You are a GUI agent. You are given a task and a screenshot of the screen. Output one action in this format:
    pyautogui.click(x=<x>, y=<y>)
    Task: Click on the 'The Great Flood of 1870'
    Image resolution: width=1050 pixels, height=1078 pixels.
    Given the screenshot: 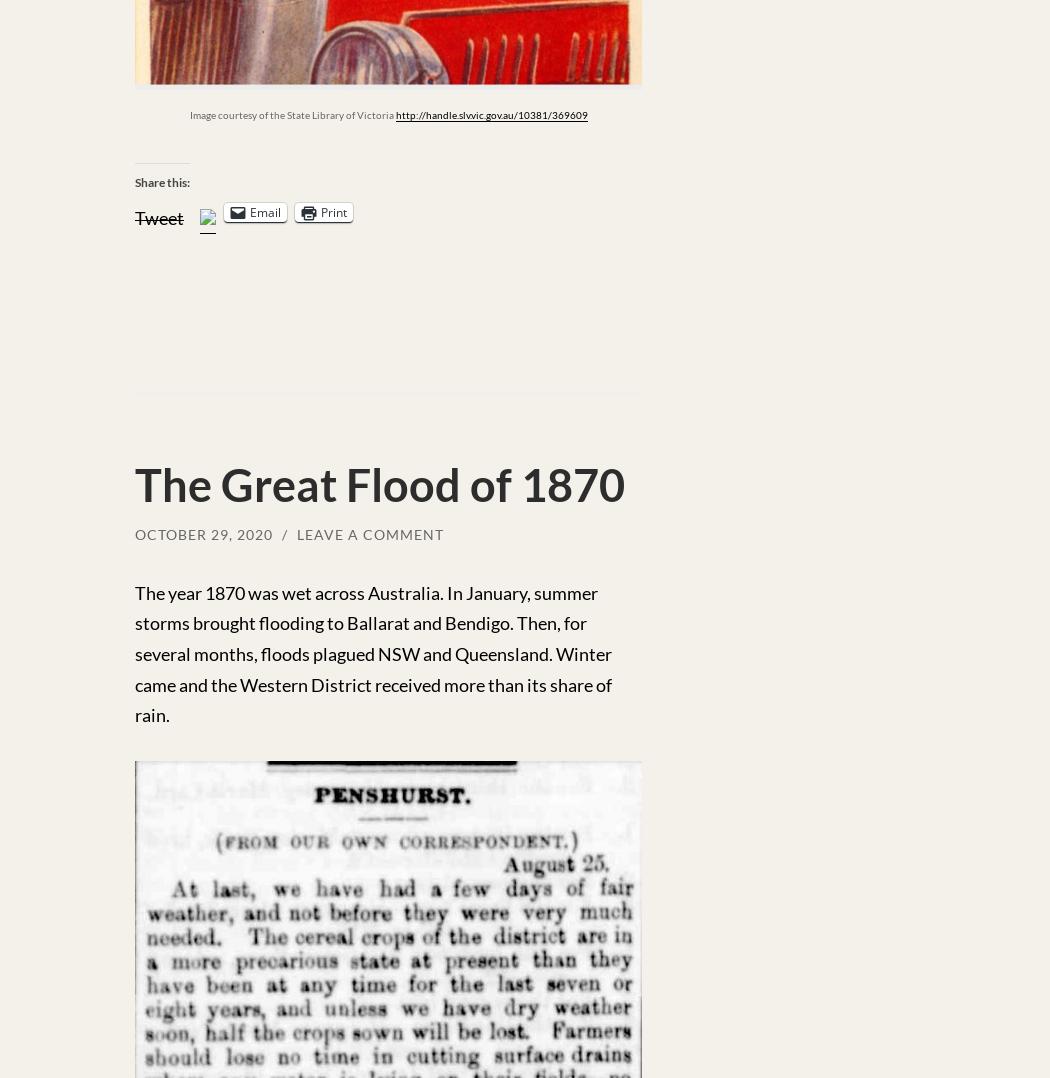 What is the action you would take?
    pyautogui.click(x=379, y=483)
    